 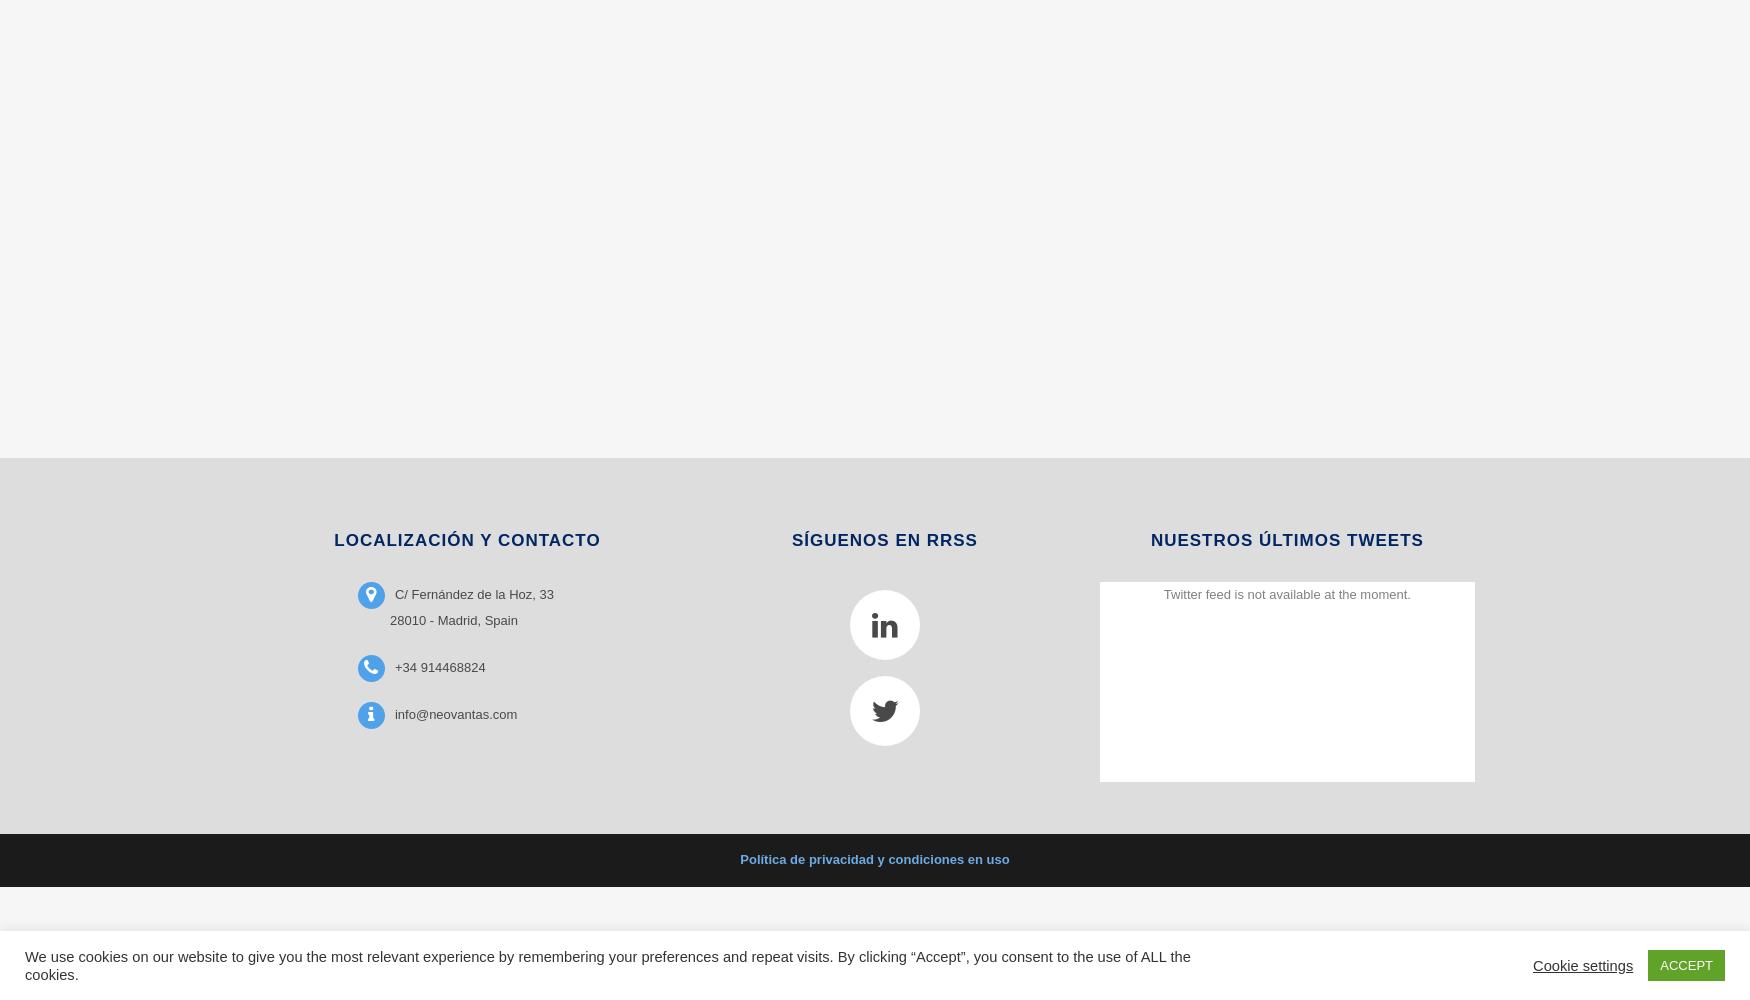 What do you see at coordinates (467, 539) in the screenshot?
I see `'LOCALIZACIÓN Y CONTACTO'` at bounding box center [467, 539].